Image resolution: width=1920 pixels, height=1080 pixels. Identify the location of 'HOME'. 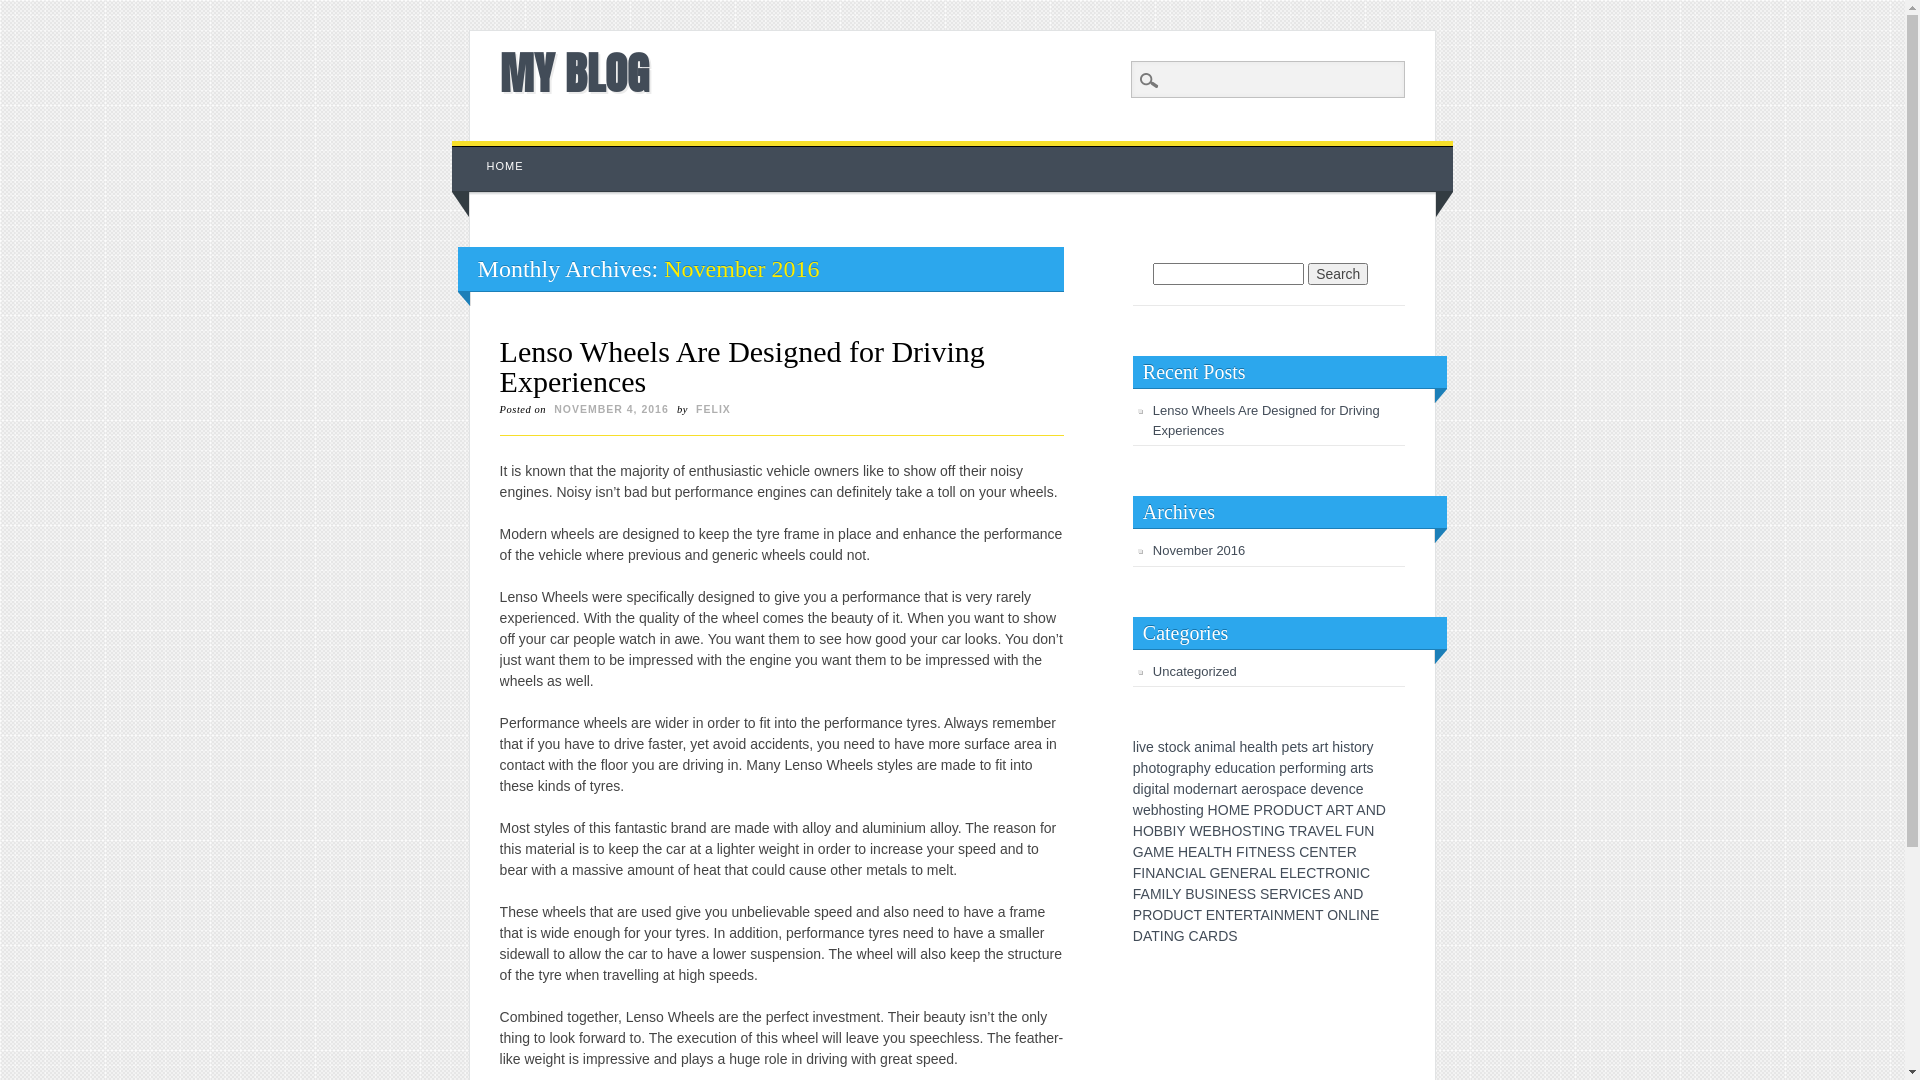
(505, 165).